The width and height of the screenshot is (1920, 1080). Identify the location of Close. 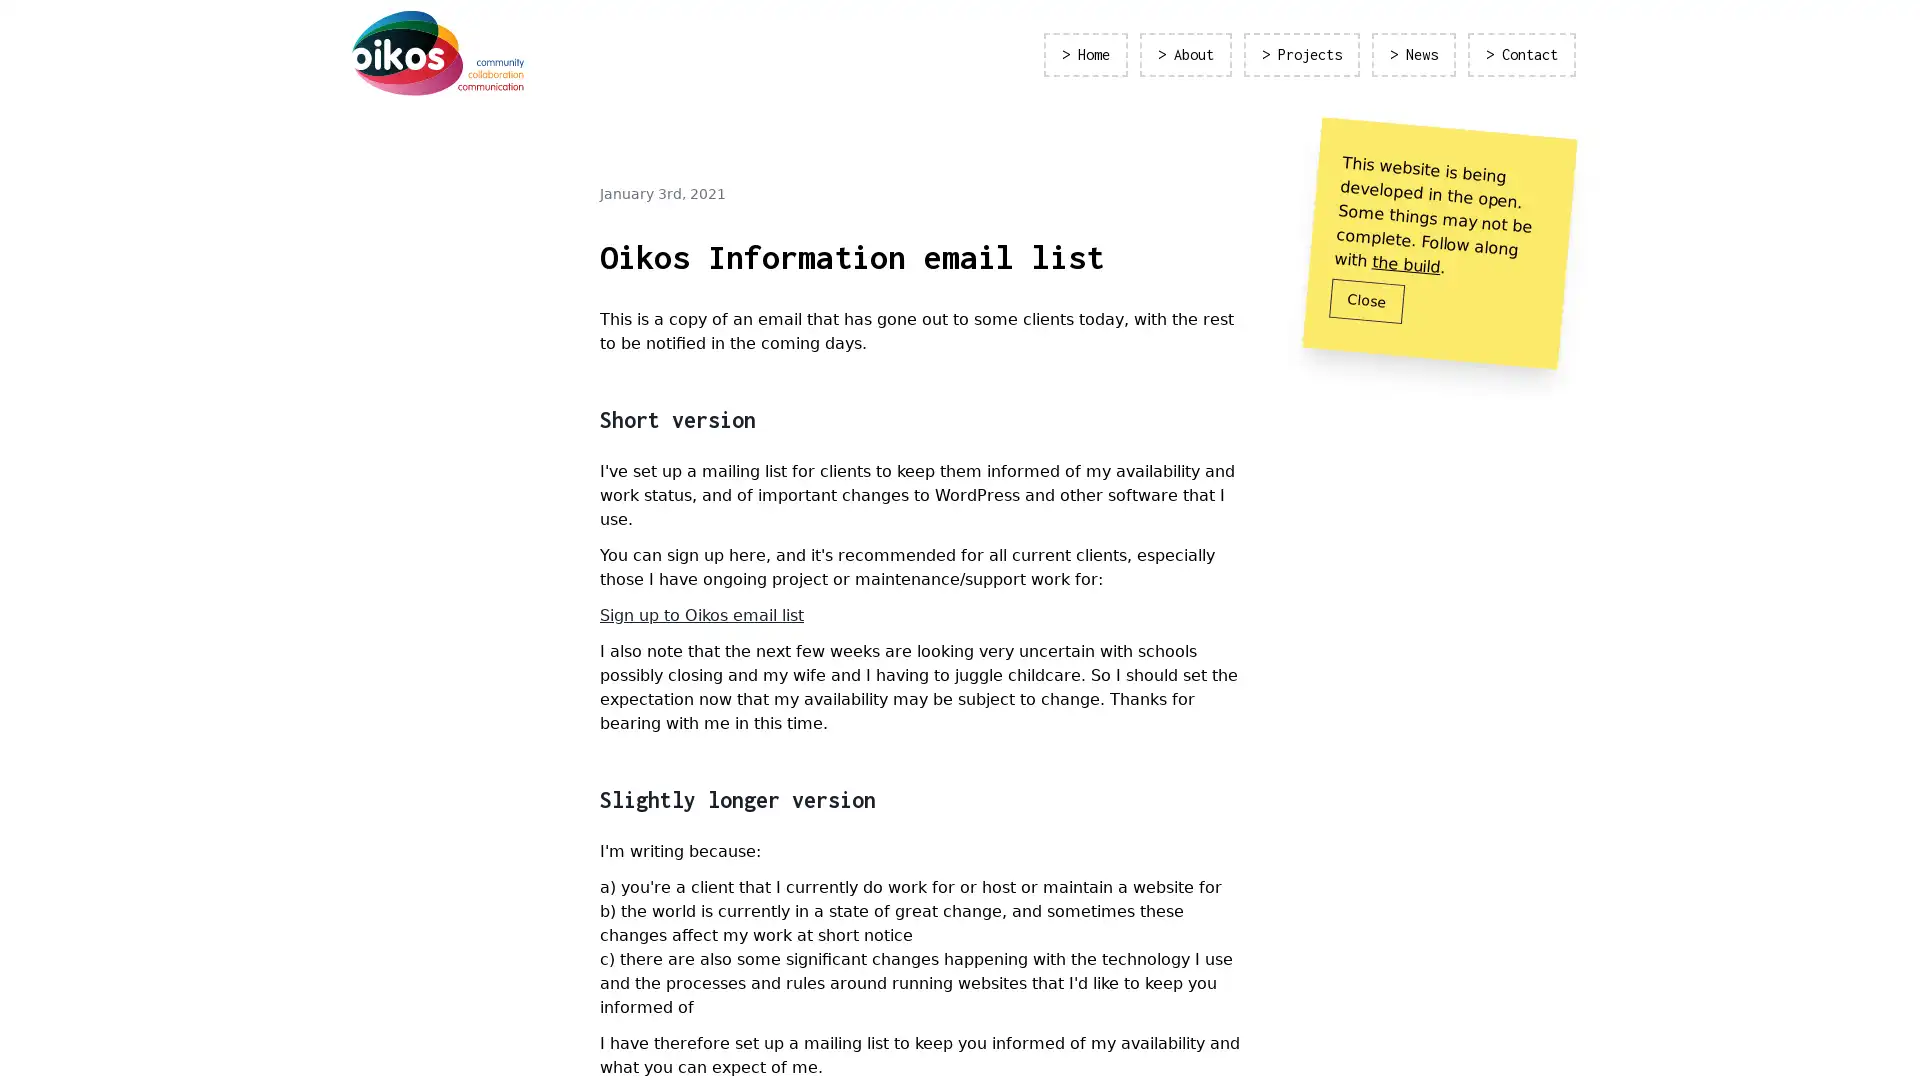
(1366, 300).